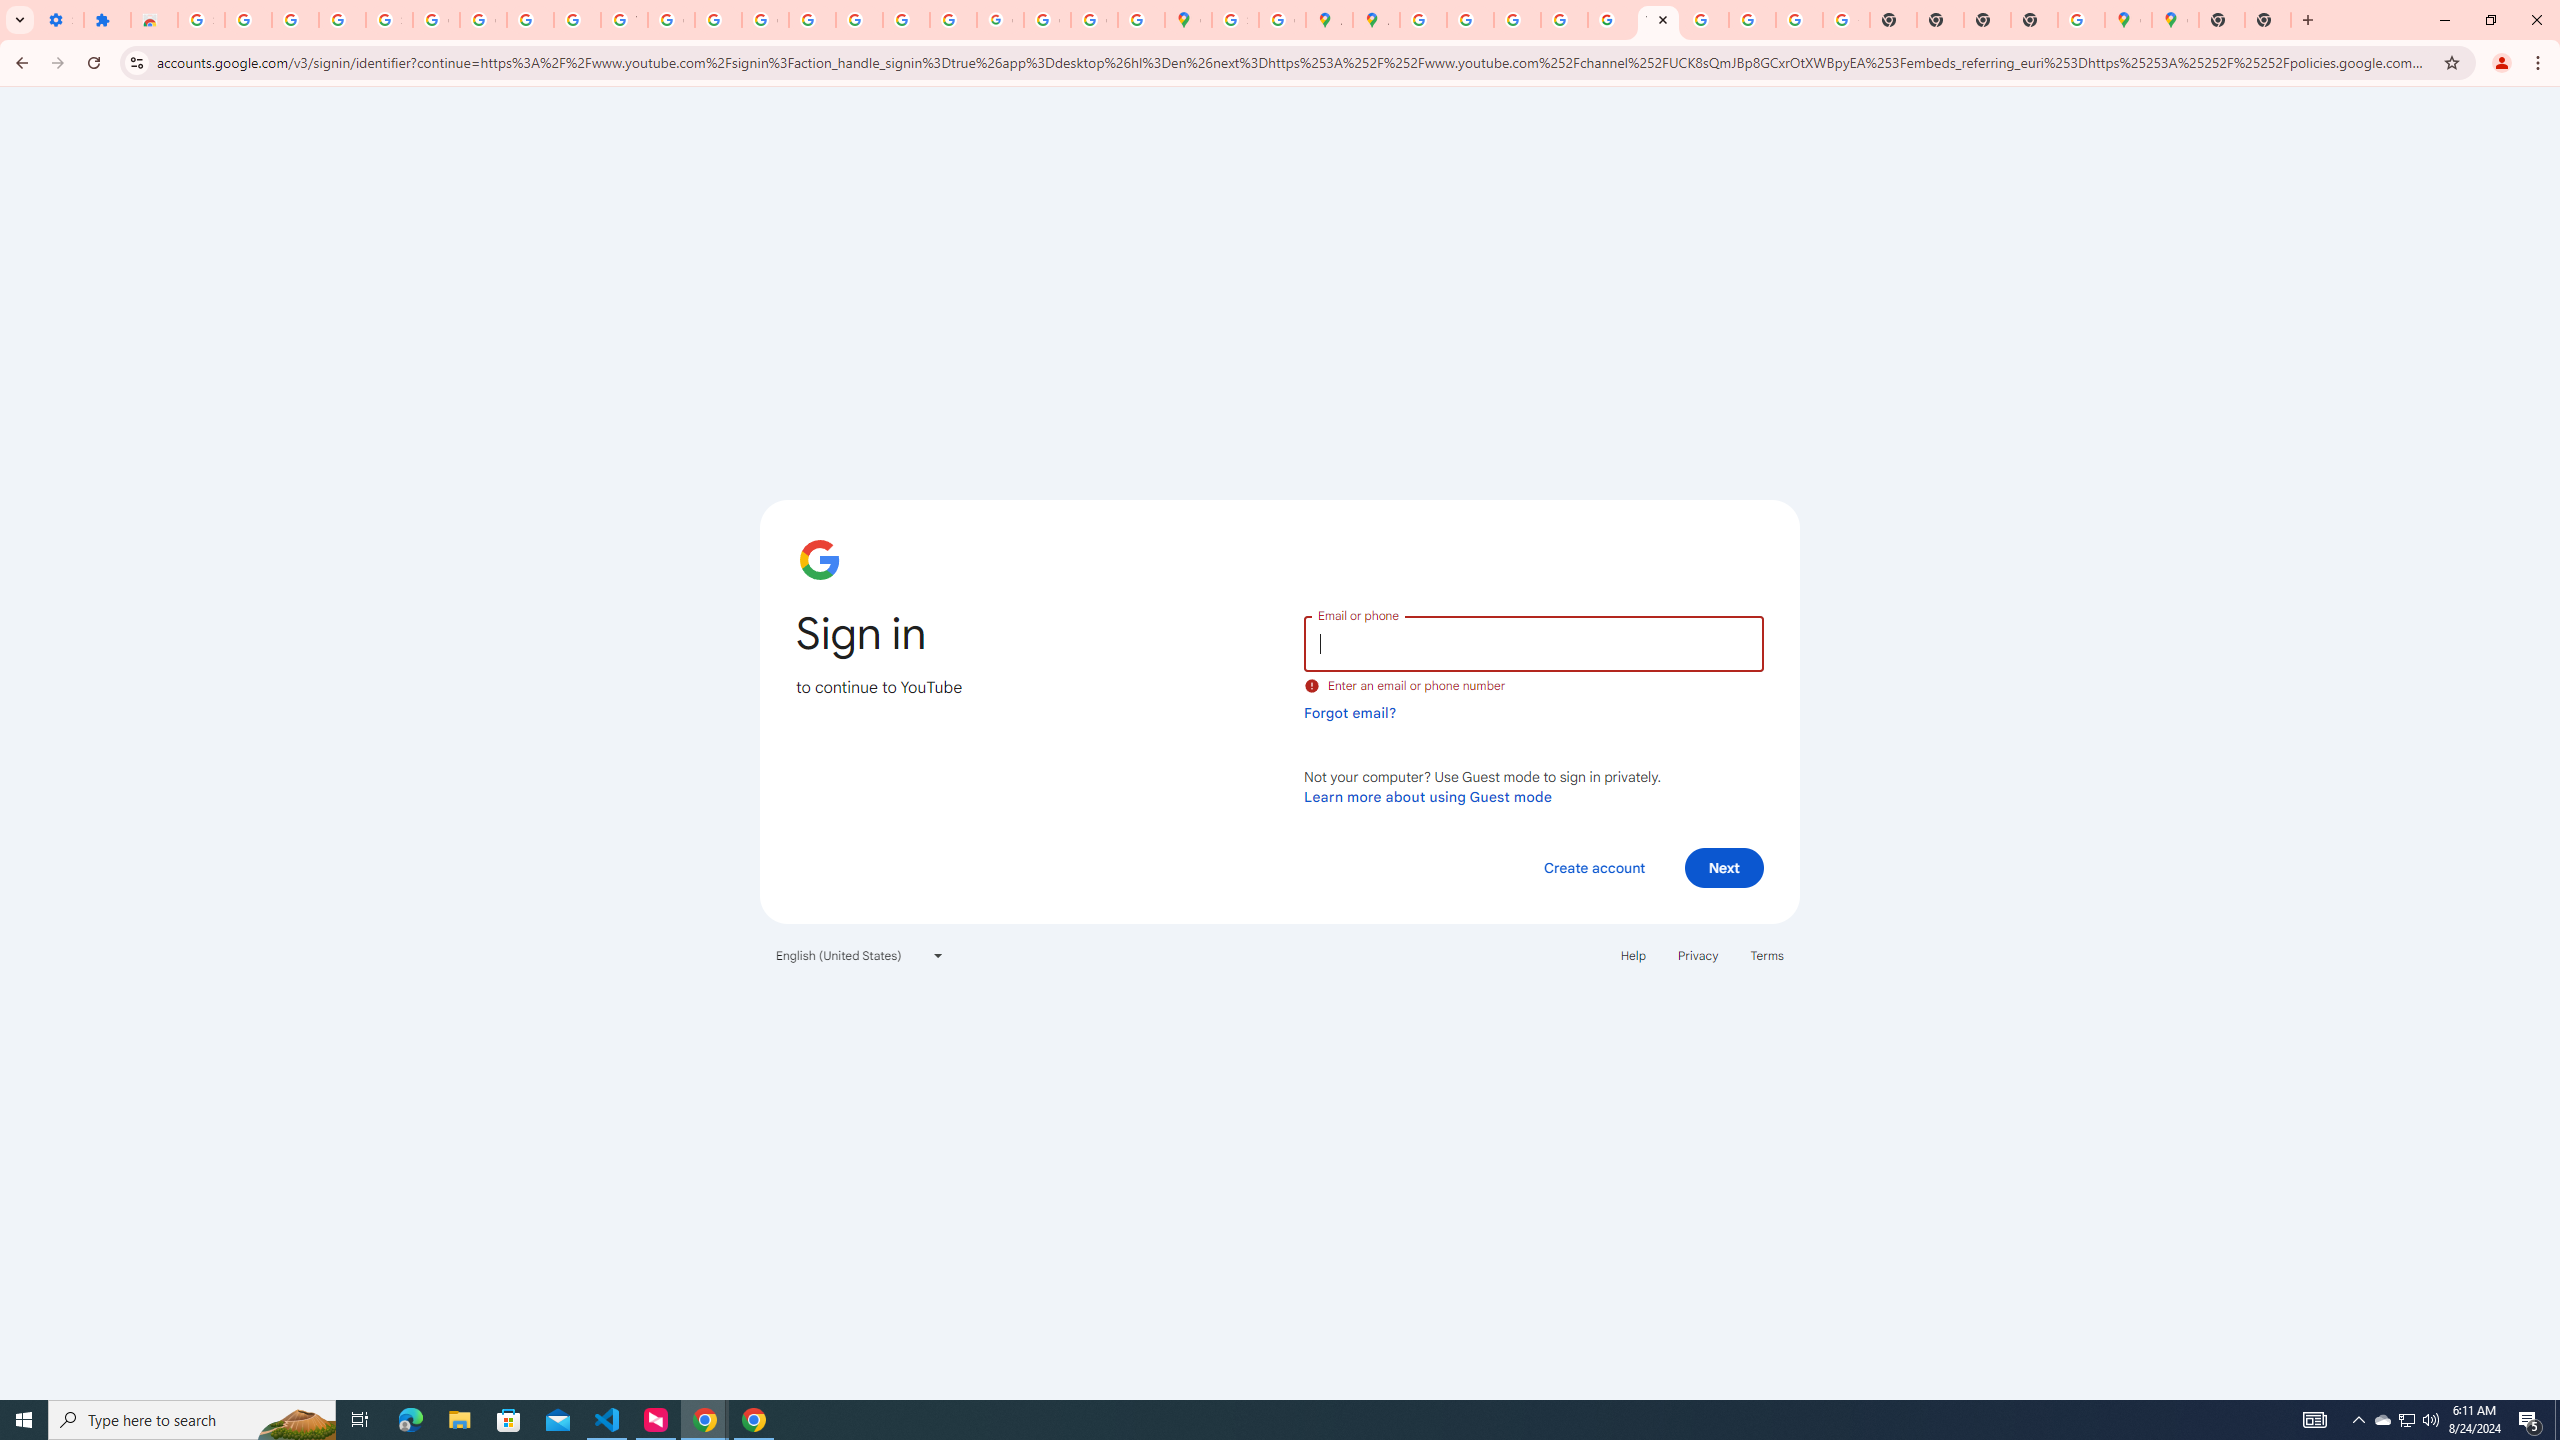 This screenshot has height=1440, width=2560. Describe the element at coordinates (1532, 642) in the screenshot. I see `'Email or phone'` at that location.